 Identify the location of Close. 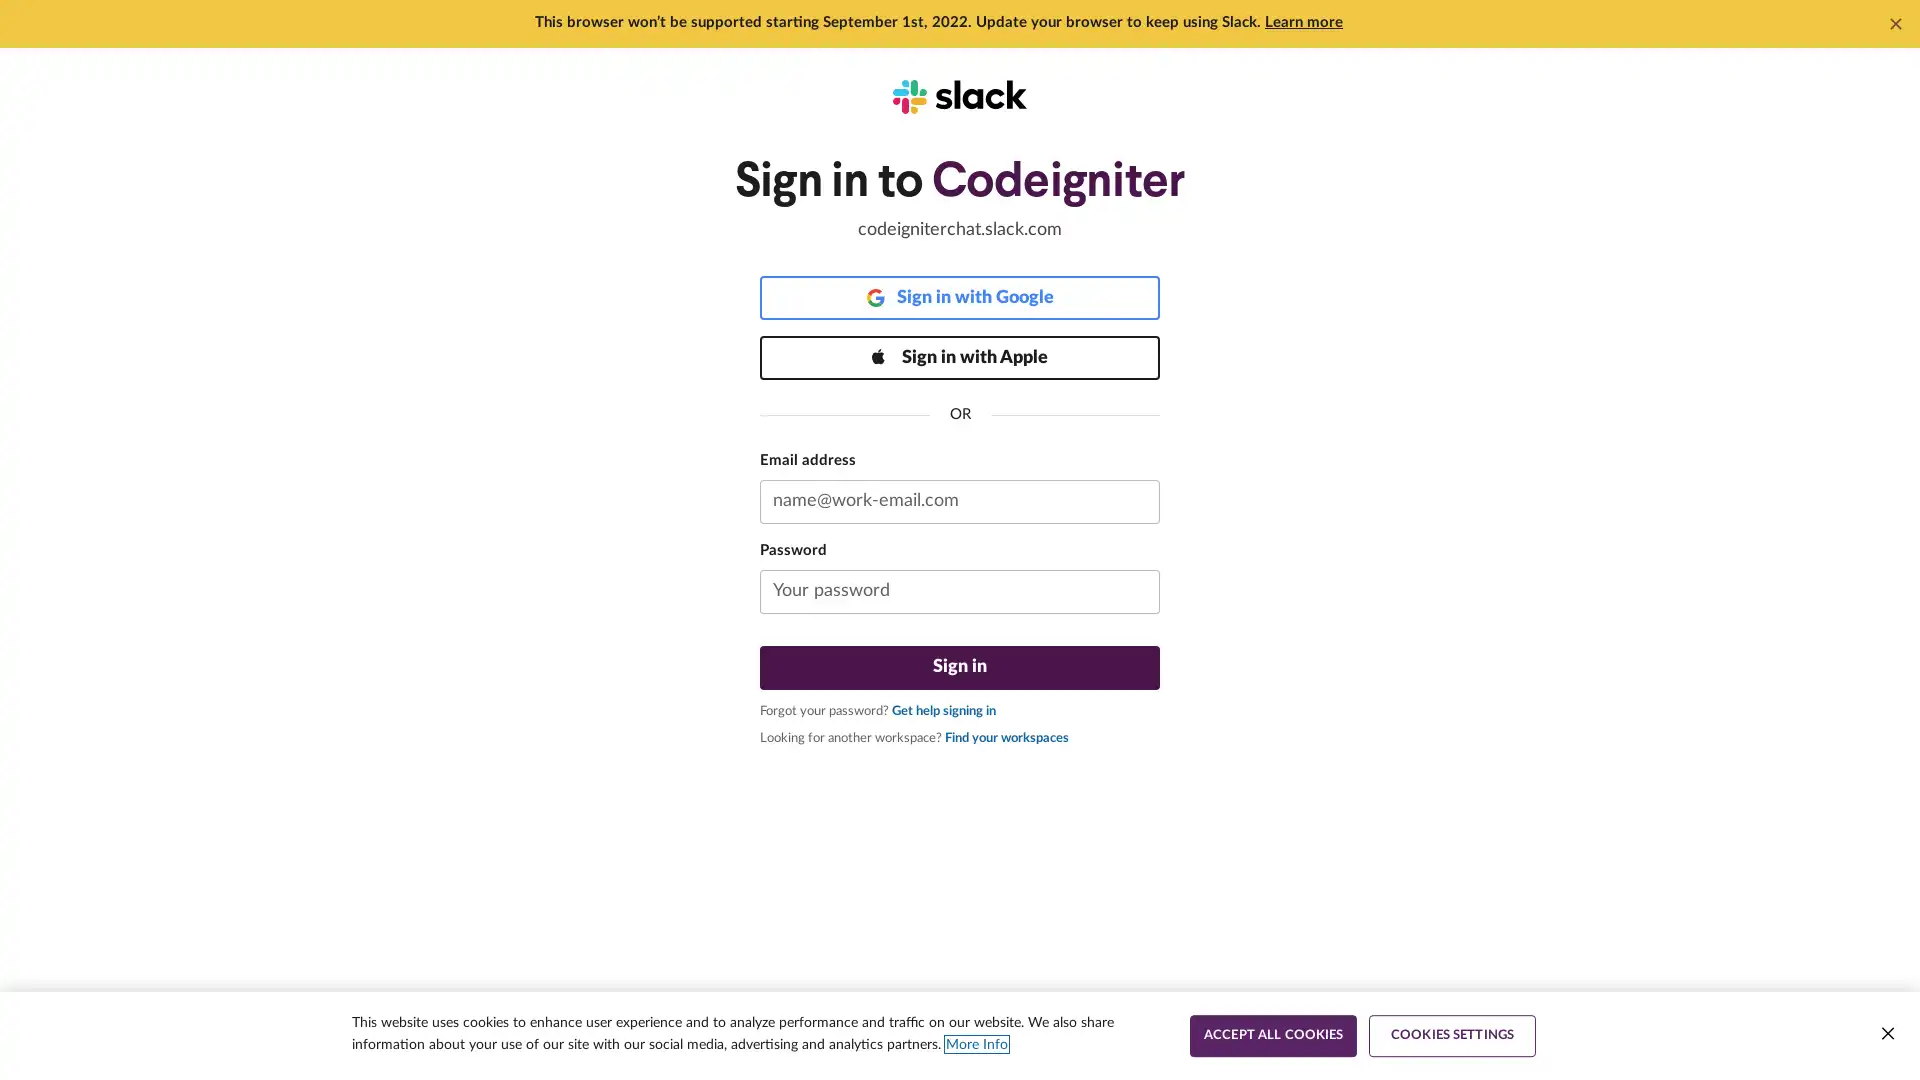
(1886, 1033).